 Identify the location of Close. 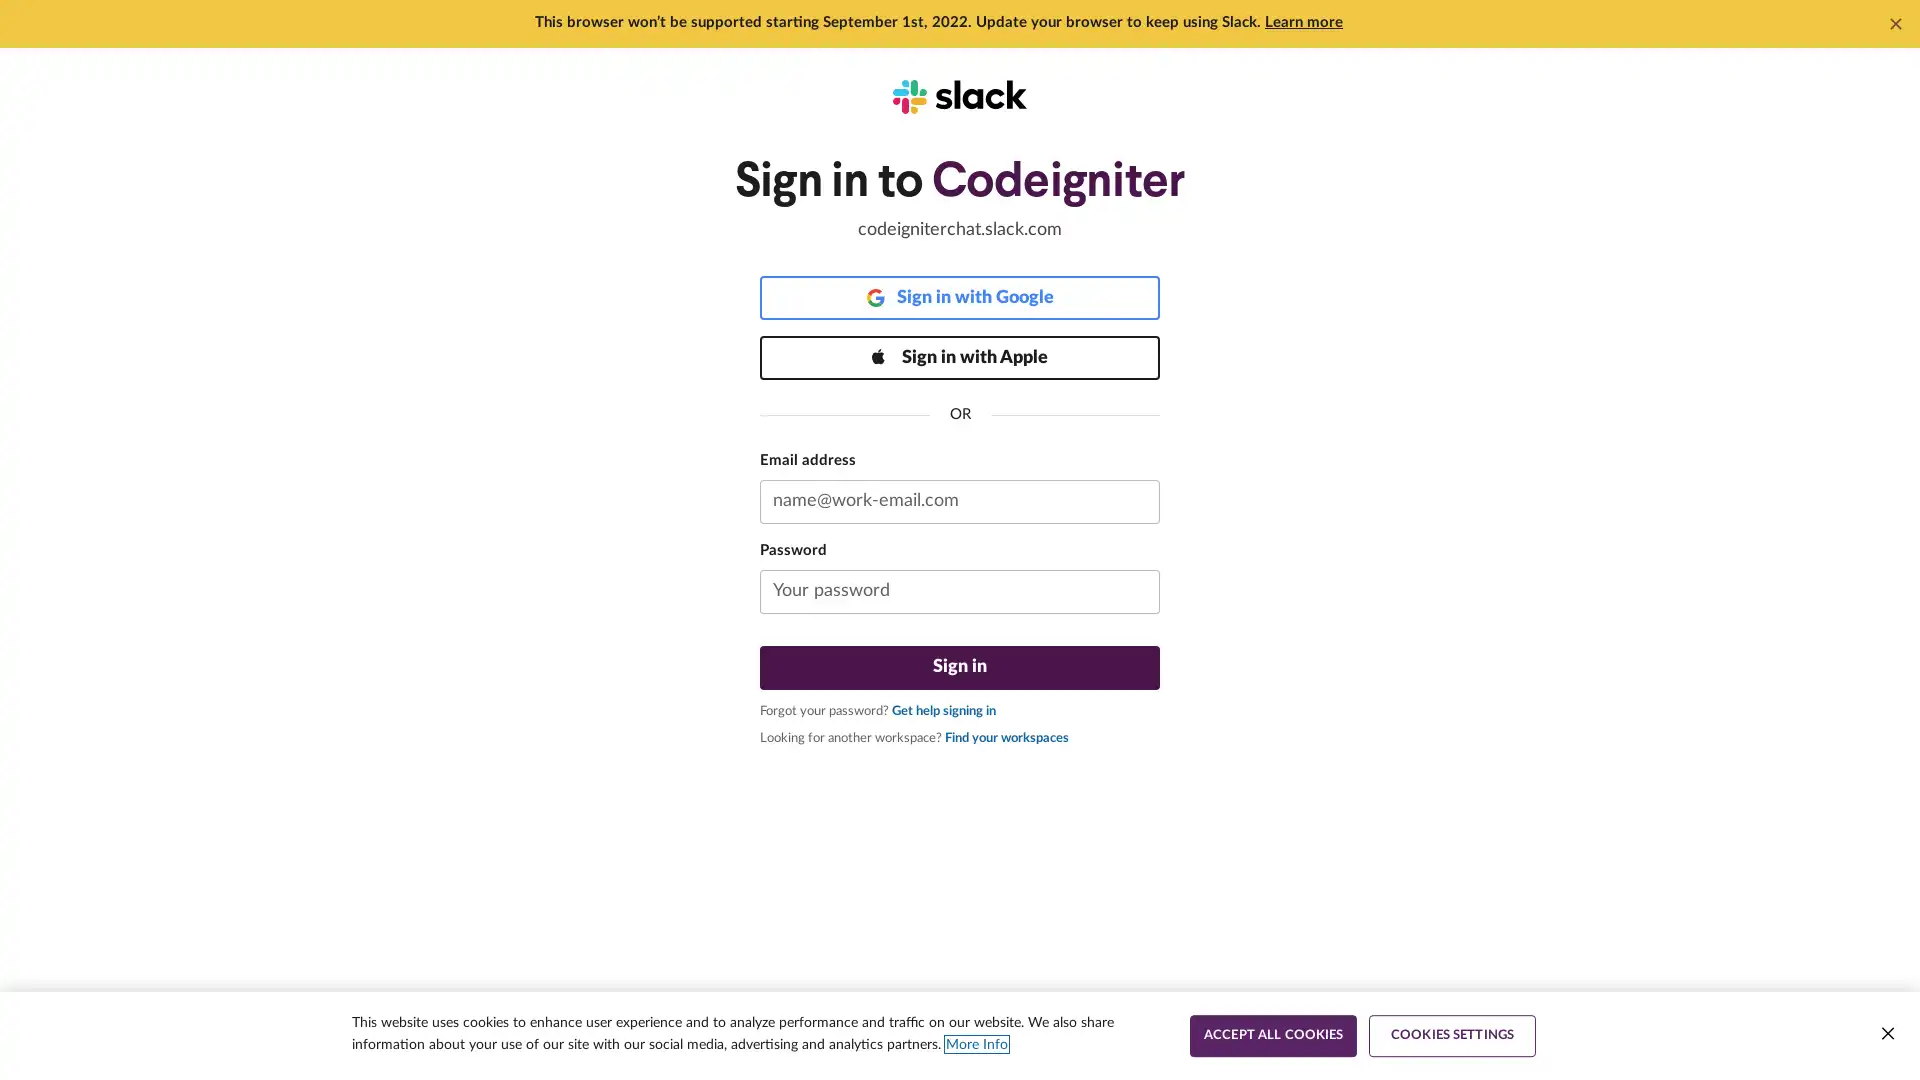
(1886, 1033).